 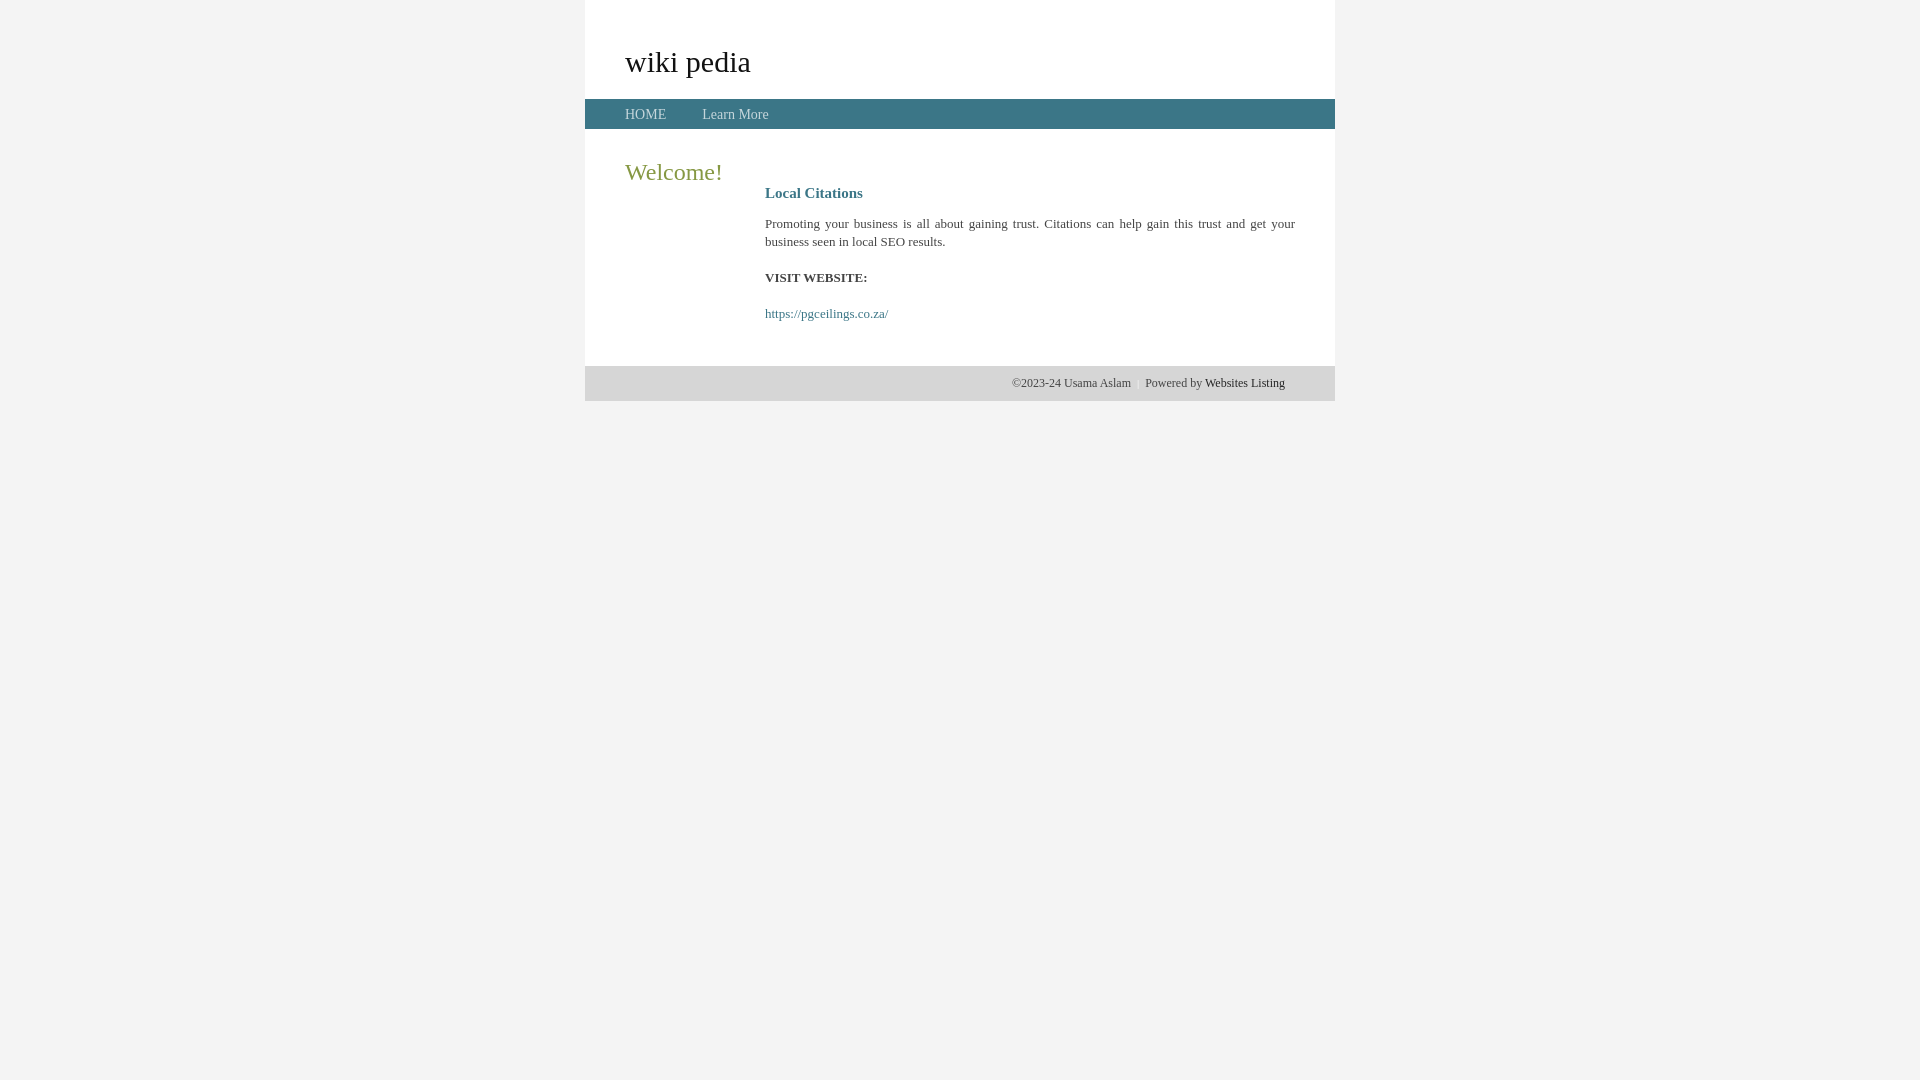 I want to click on 'Websites Listing', so click(x=1243, y=382).